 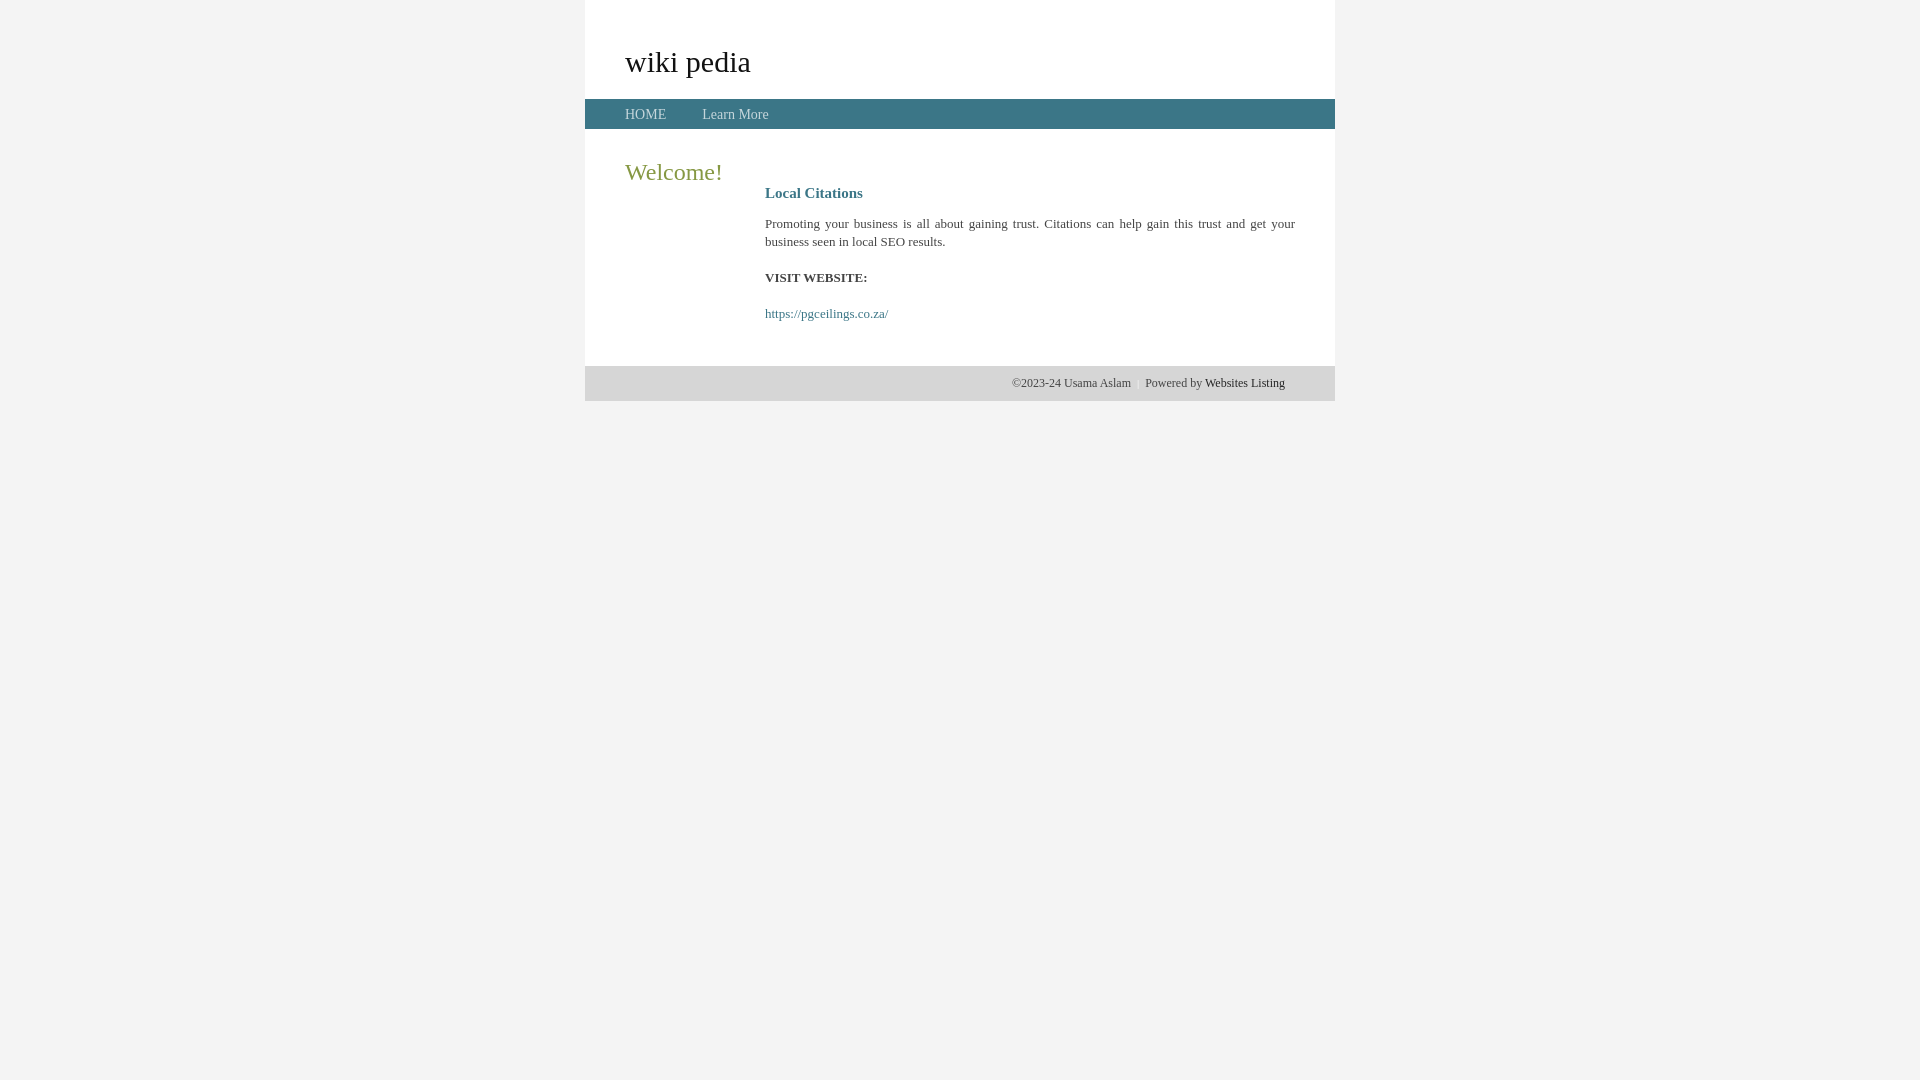 I want to click on 'Websites Listing', so click(x=1243, y=382).